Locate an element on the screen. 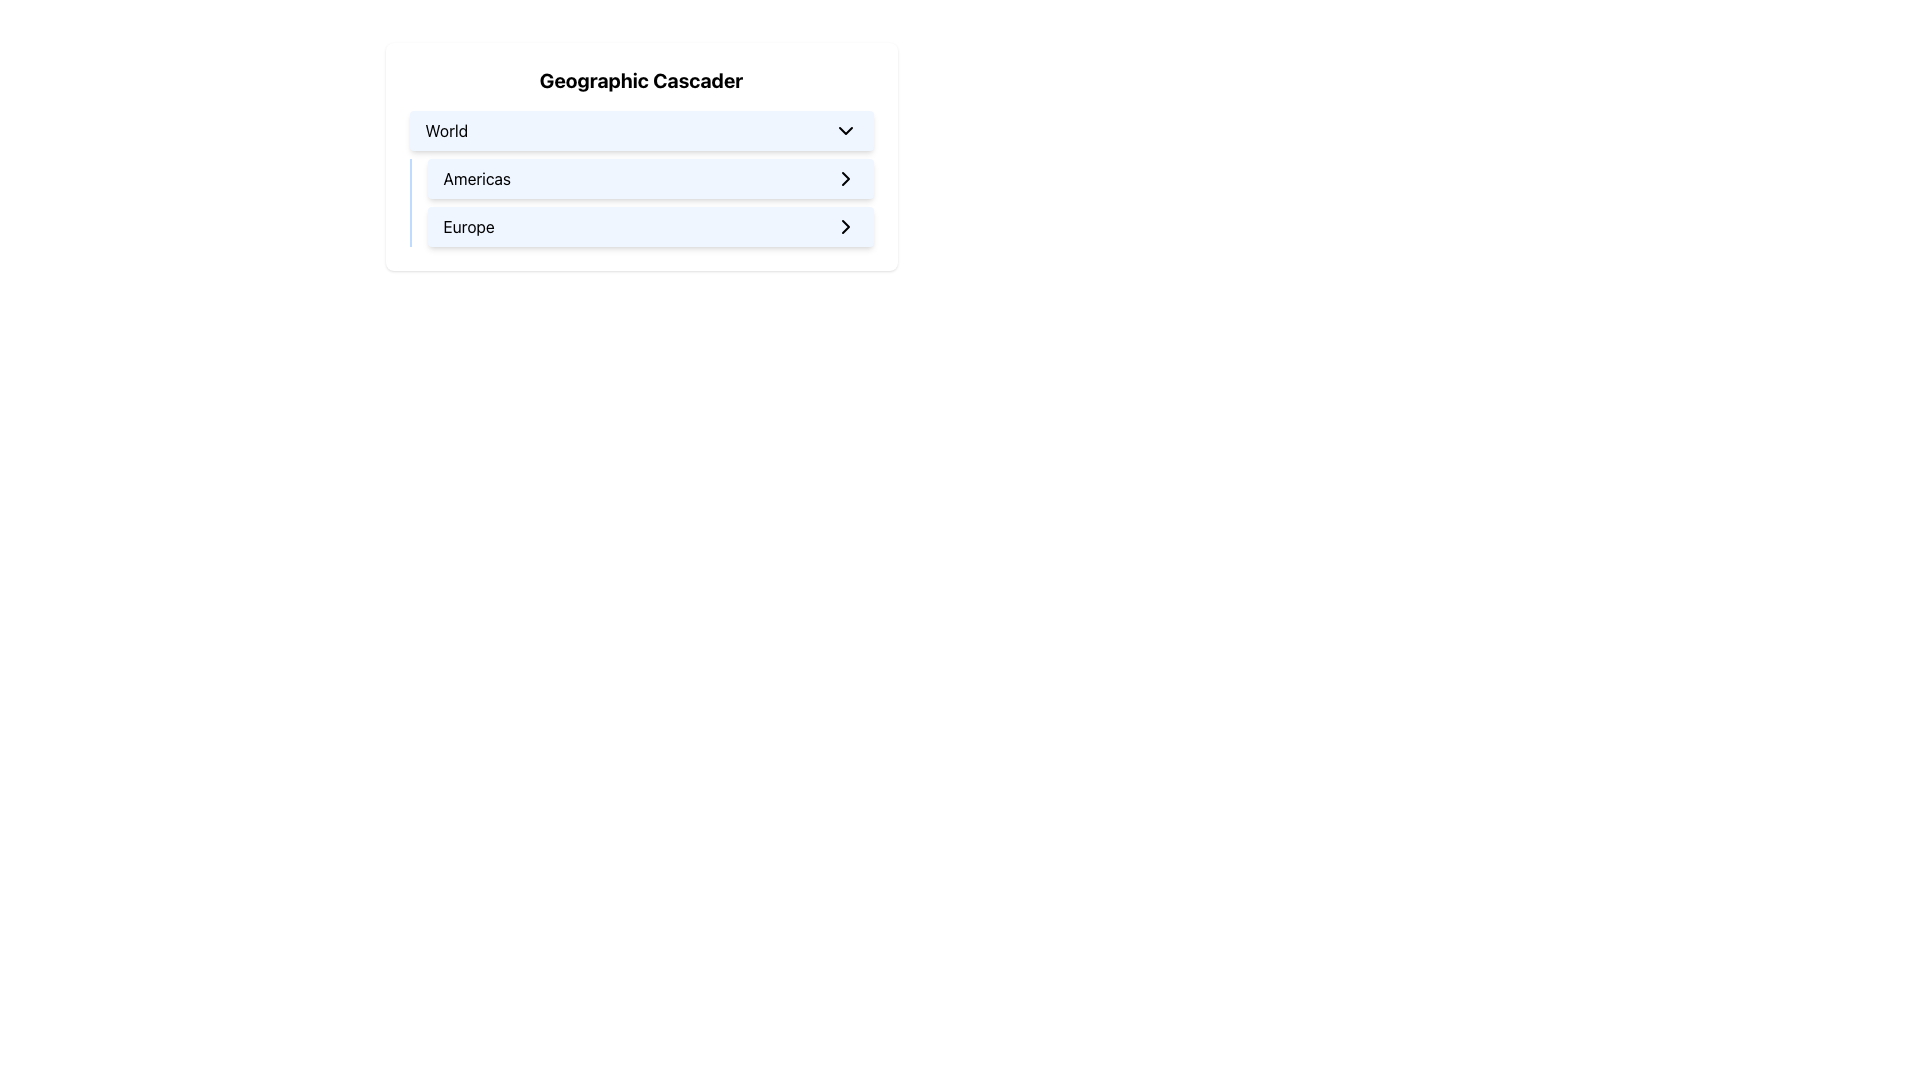  the SVG-based icon element positioned on the far right side of the 'Americas' list item is located at coordinates (845, 177).